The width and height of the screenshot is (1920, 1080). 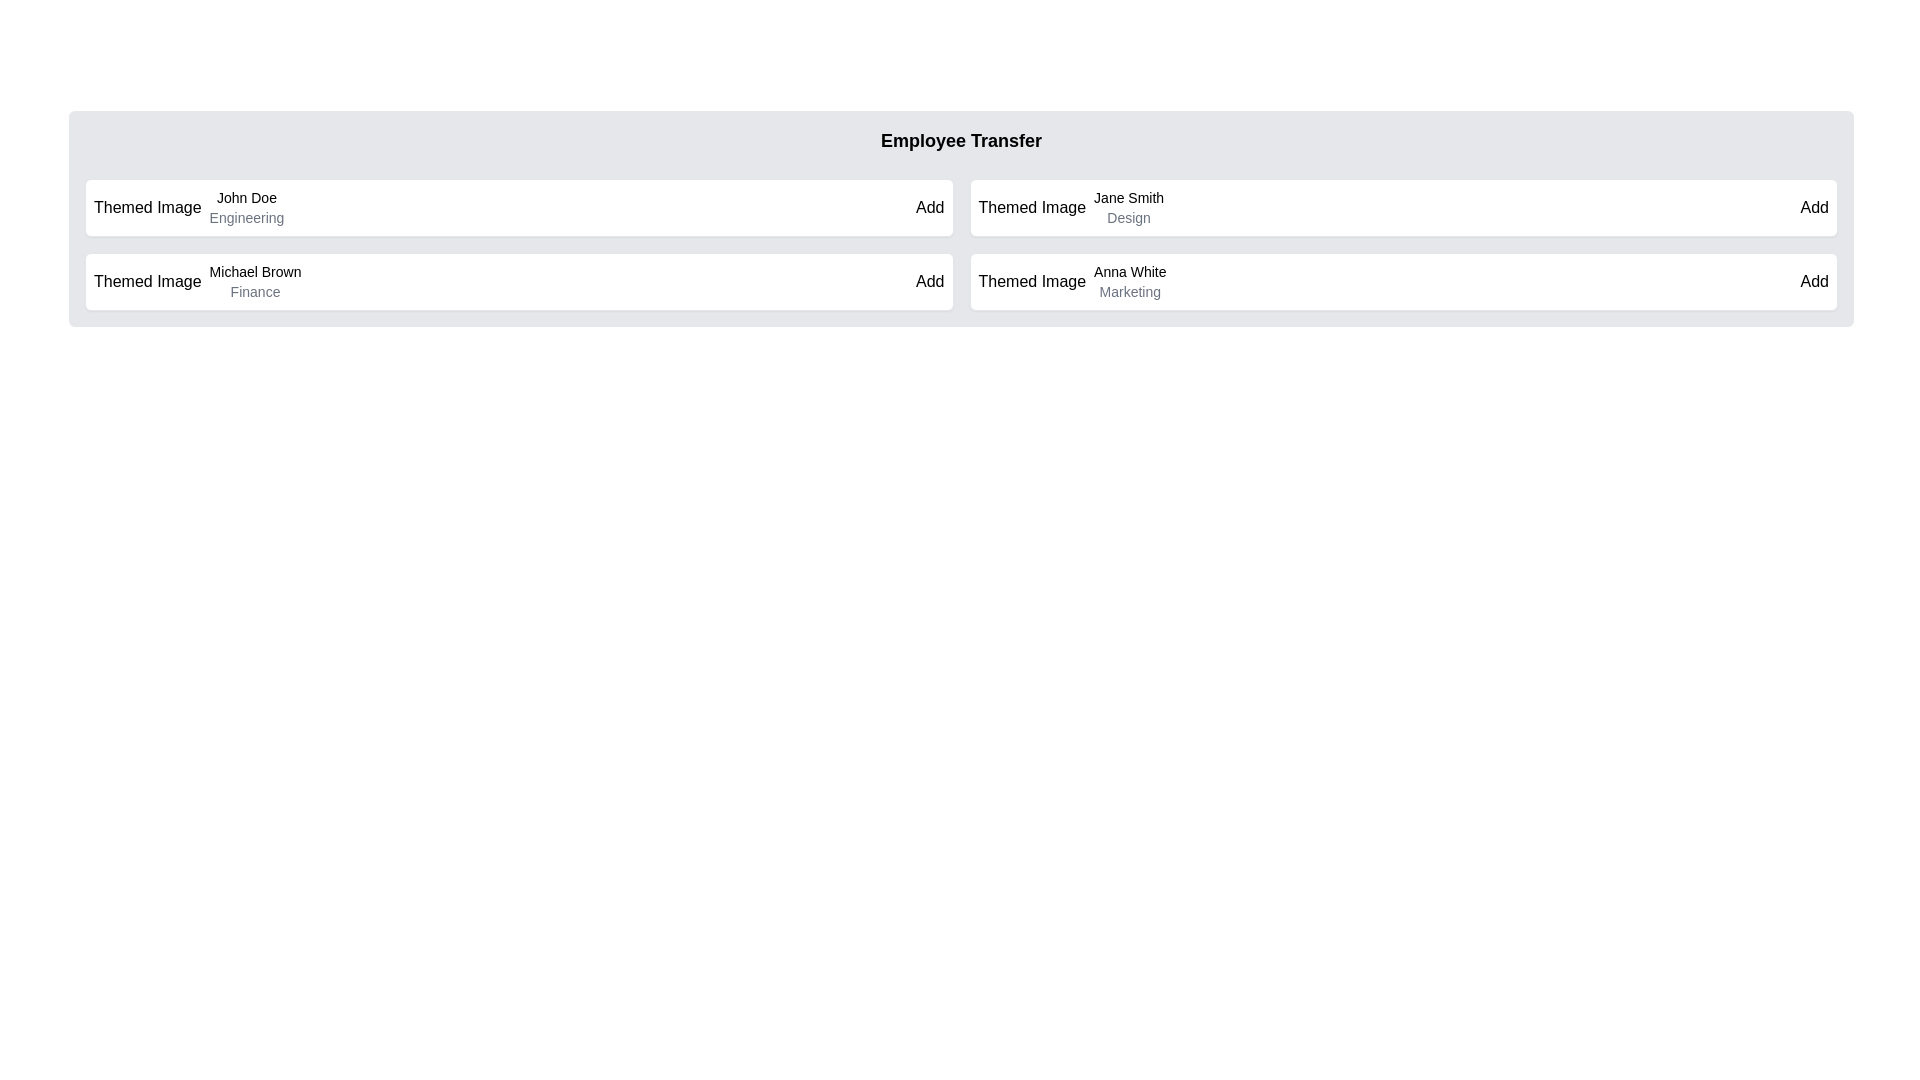 What do you see at coordinates (1402, 208) in the screenshot?
I see `the interactive unit associated with 'Jane Smith' and her 'Design' details, which contains an 'Add' button, located in the upper-right section of the grid layout` at bounding box center [1402, 208].